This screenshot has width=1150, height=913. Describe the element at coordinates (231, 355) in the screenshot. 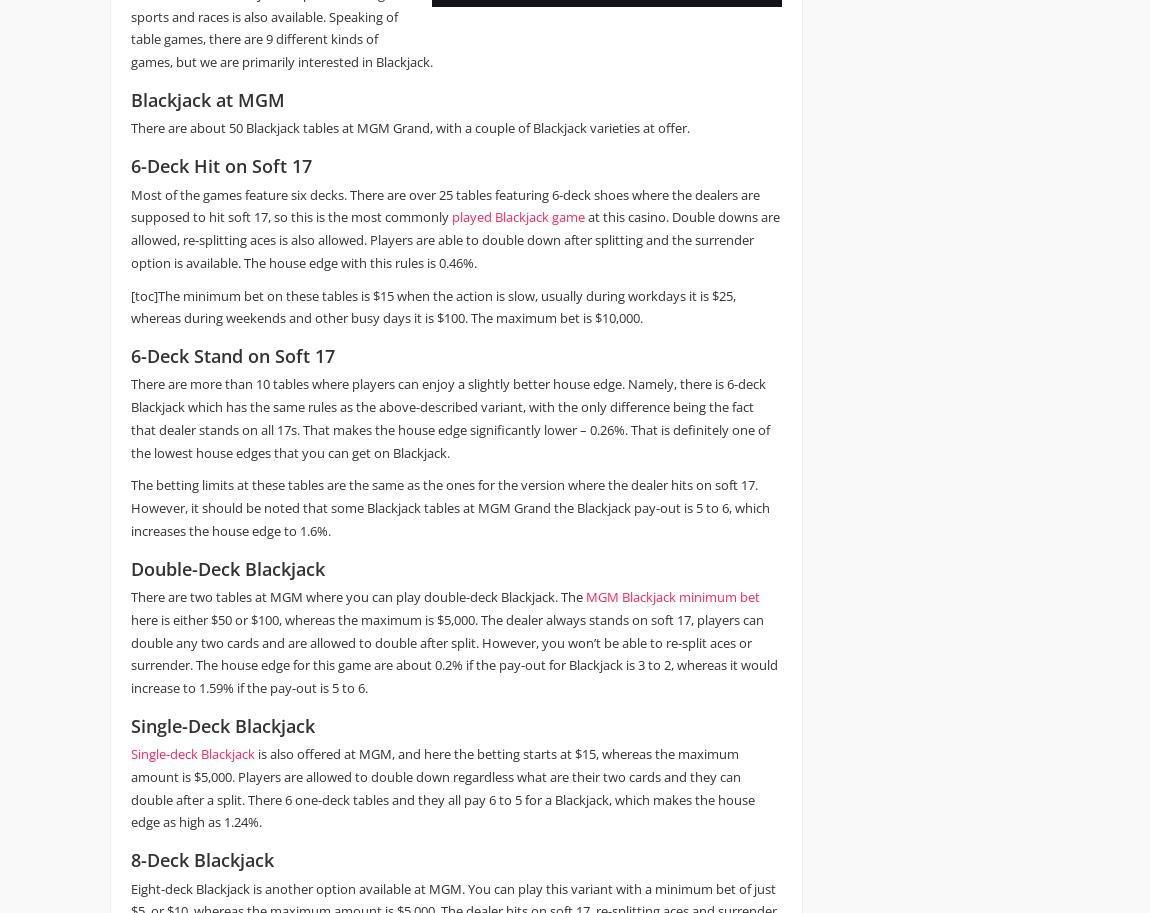

I see `'6-Deck Stand on Soft 17'` at that location.